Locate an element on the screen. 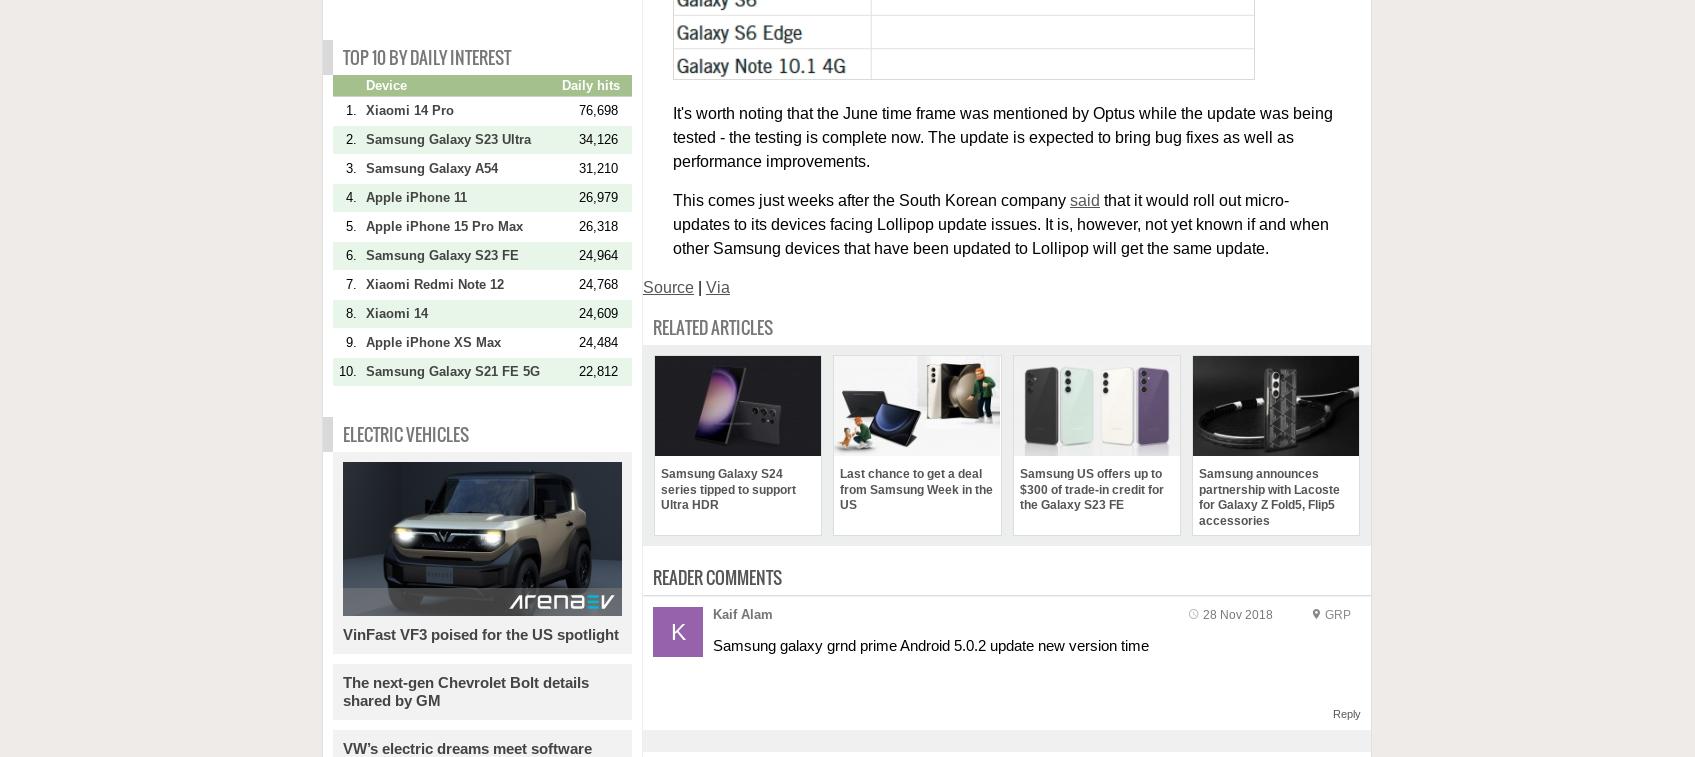 This screenshot has width=1695, height=757. 'Apple iPhone XS Max' is located at coordinates (432, 340).